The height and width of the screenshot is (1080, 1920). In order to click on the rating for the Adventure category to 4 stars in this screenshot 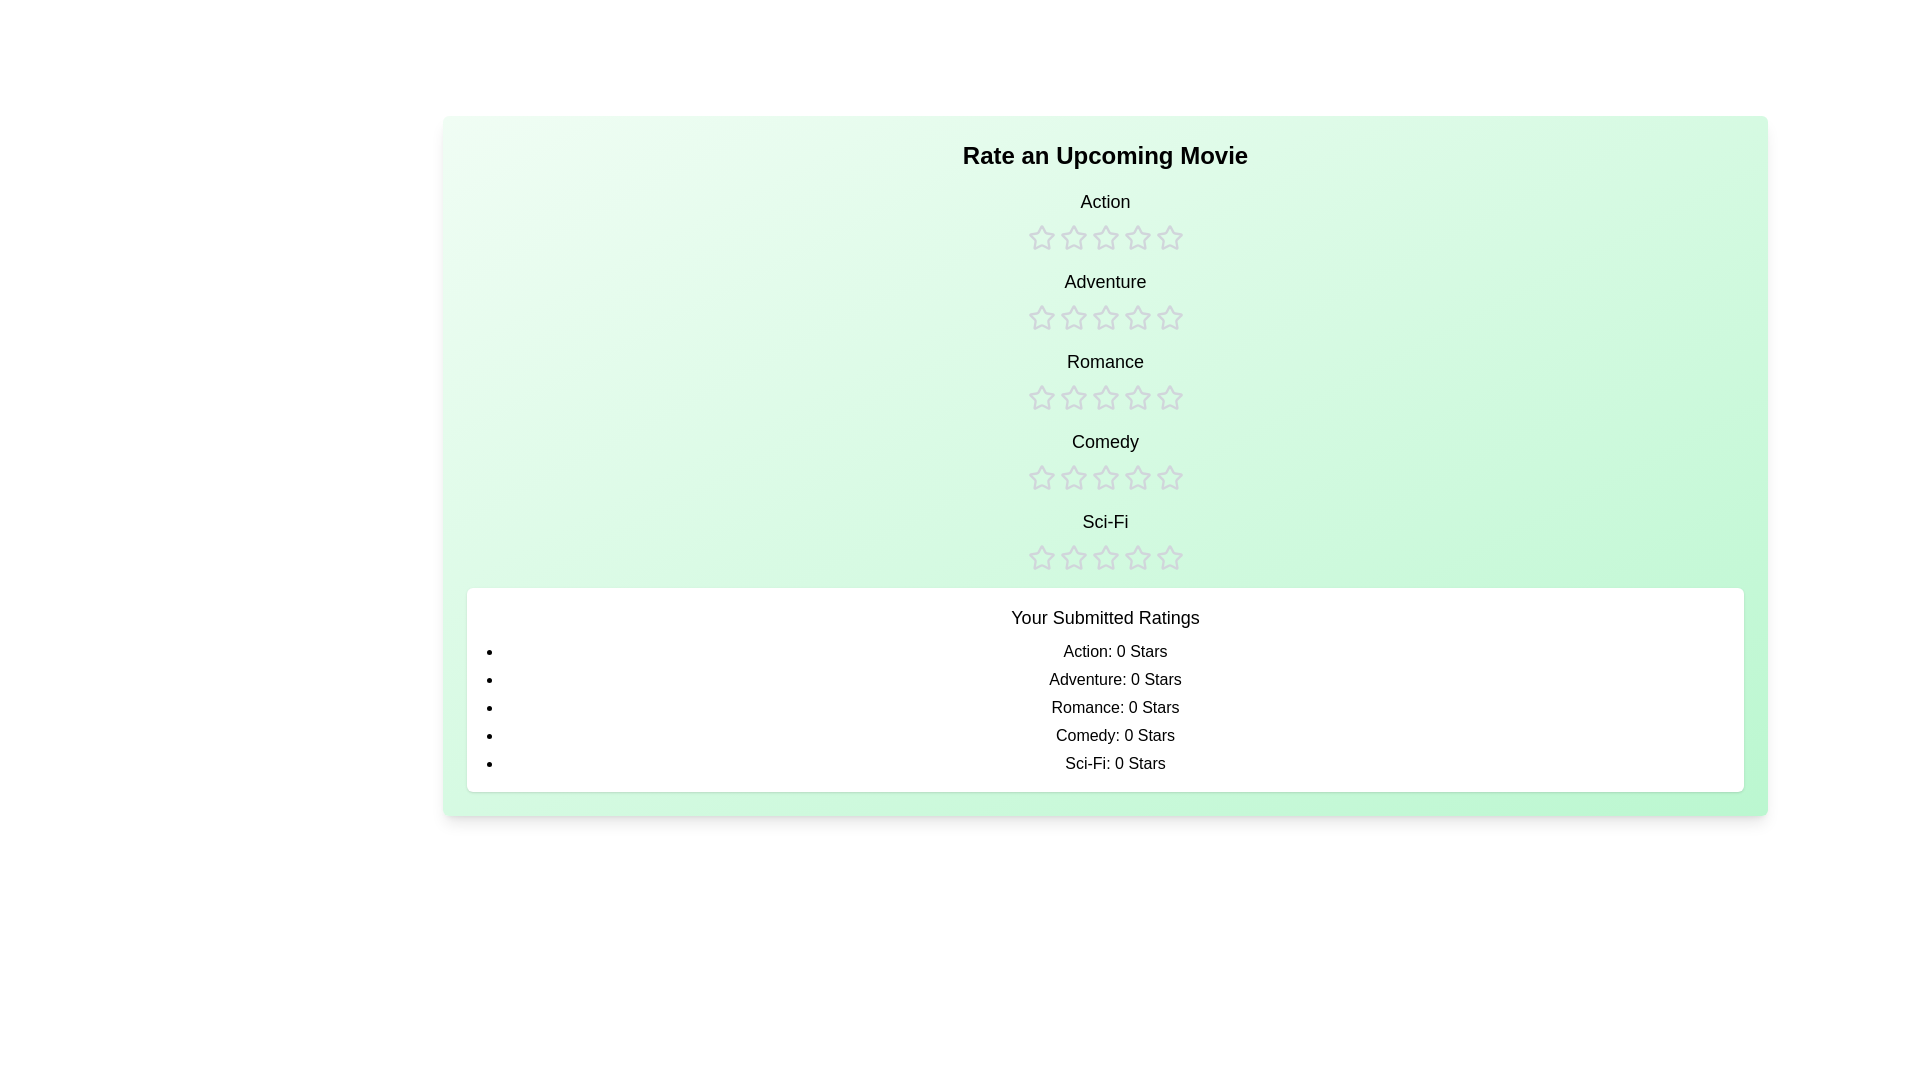, I will do `click(1137, 300)`.